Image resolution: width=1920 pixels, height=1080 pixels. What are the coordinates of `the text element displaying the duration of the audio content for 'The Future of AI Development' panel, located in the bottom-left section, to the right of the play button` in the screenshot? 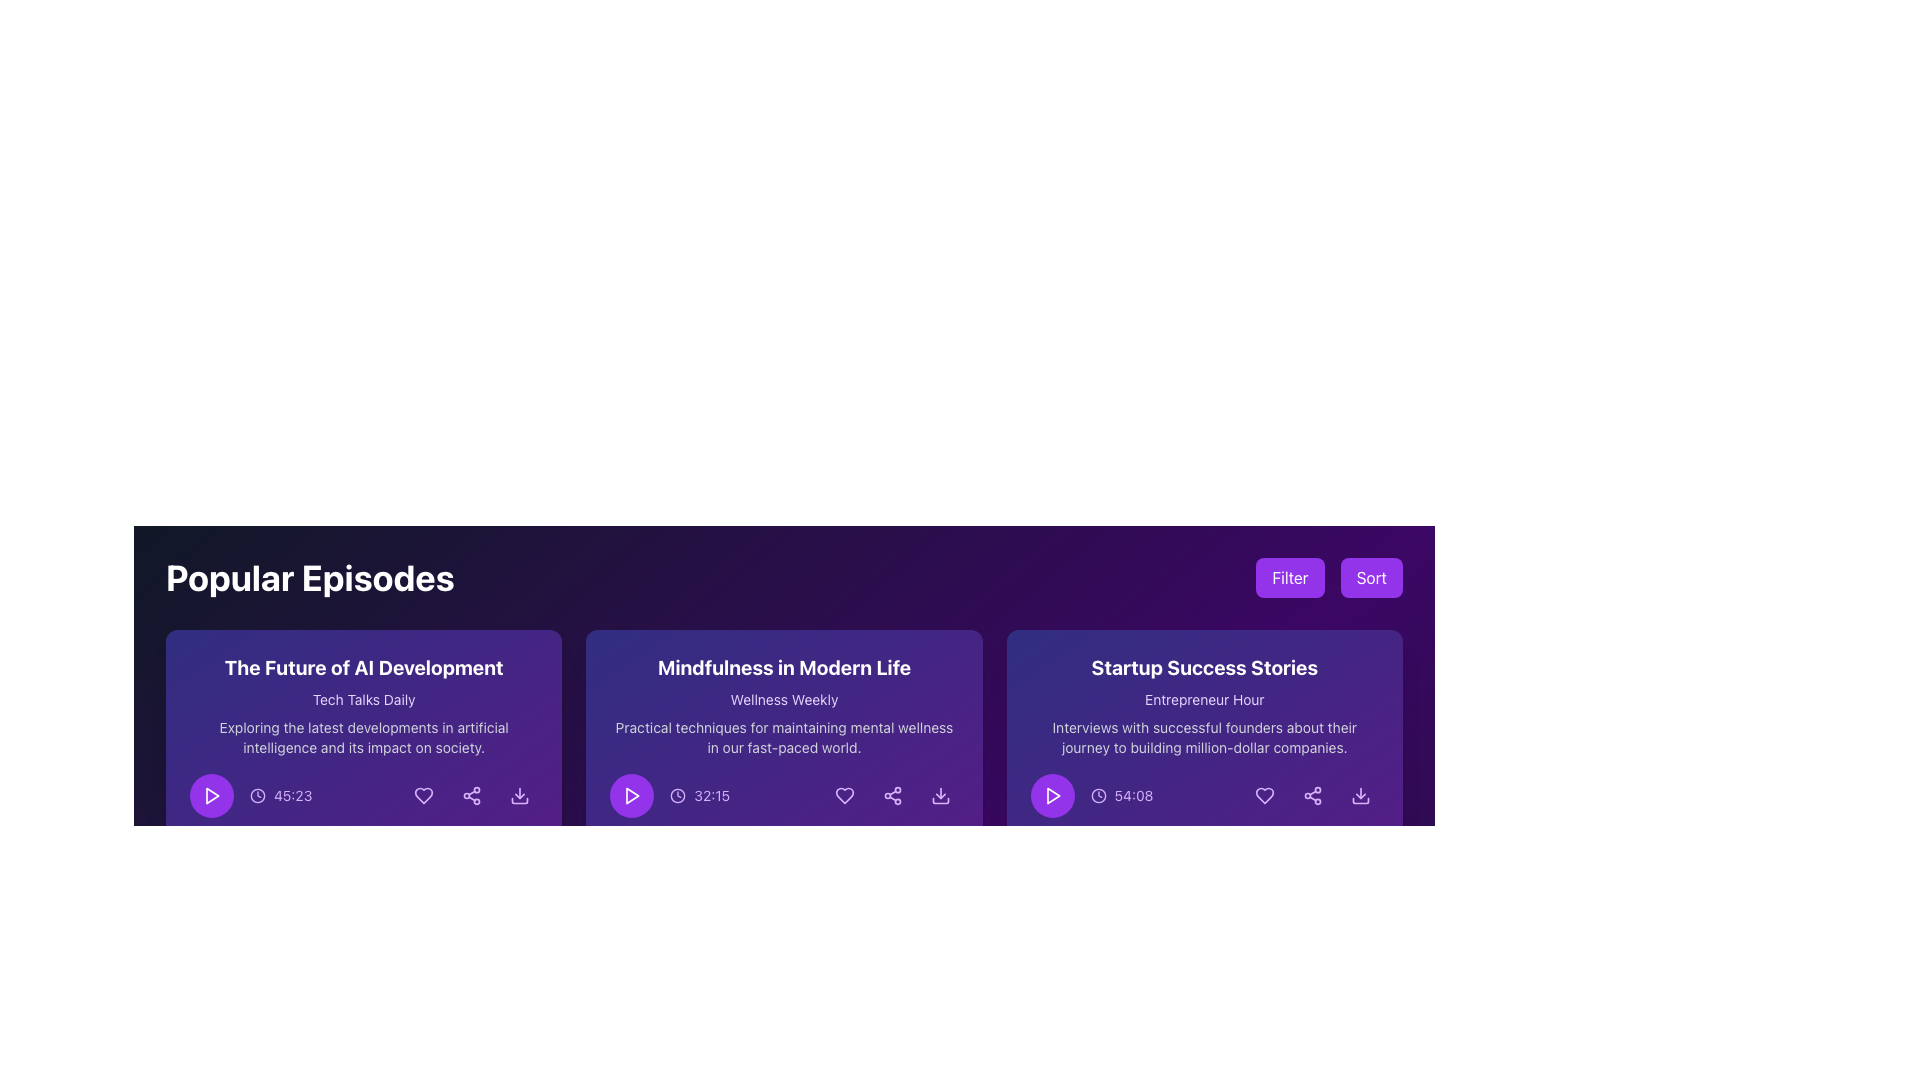 It's located at (280, 794).